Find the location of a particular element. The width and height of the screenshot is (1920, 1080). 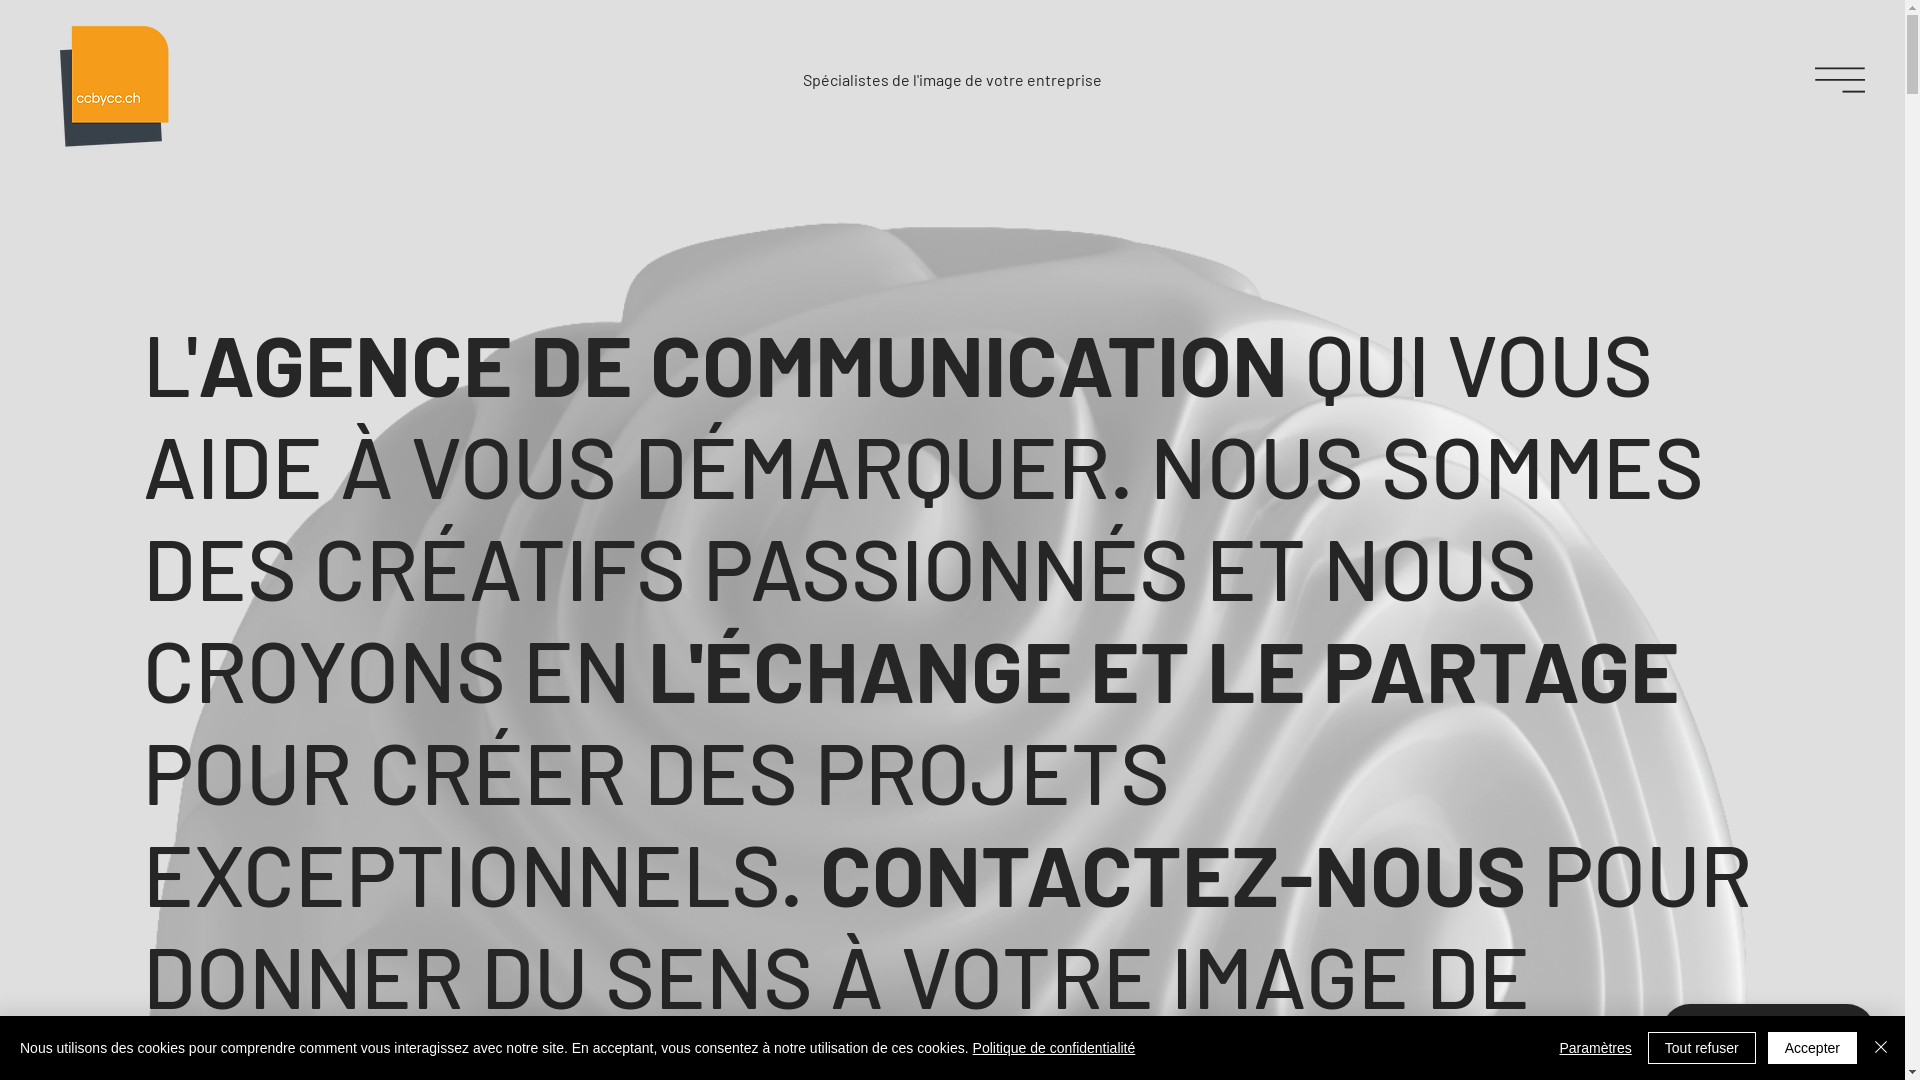

'Tout refuser' is located at coordinates (1647, 1047).